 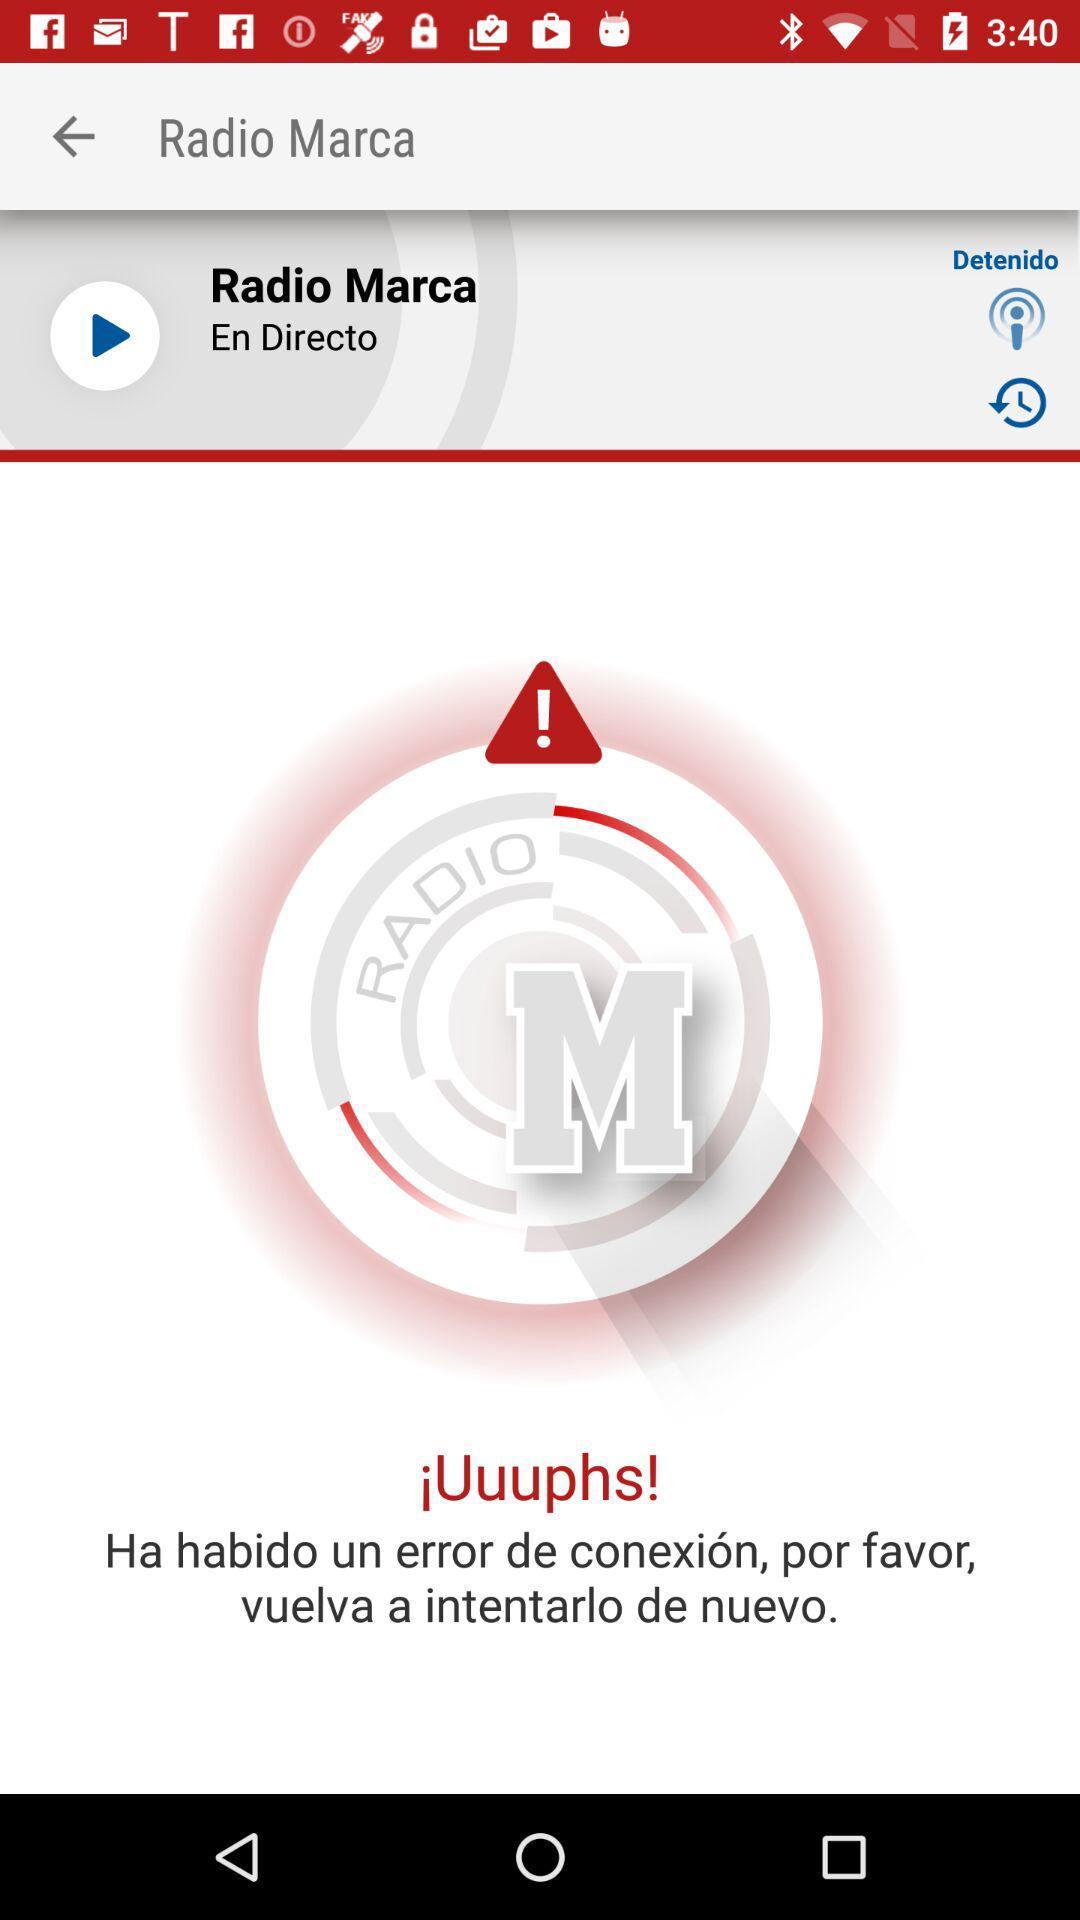 I want to click on item to the right of the en directo icon, so click(x=1017, y=401).